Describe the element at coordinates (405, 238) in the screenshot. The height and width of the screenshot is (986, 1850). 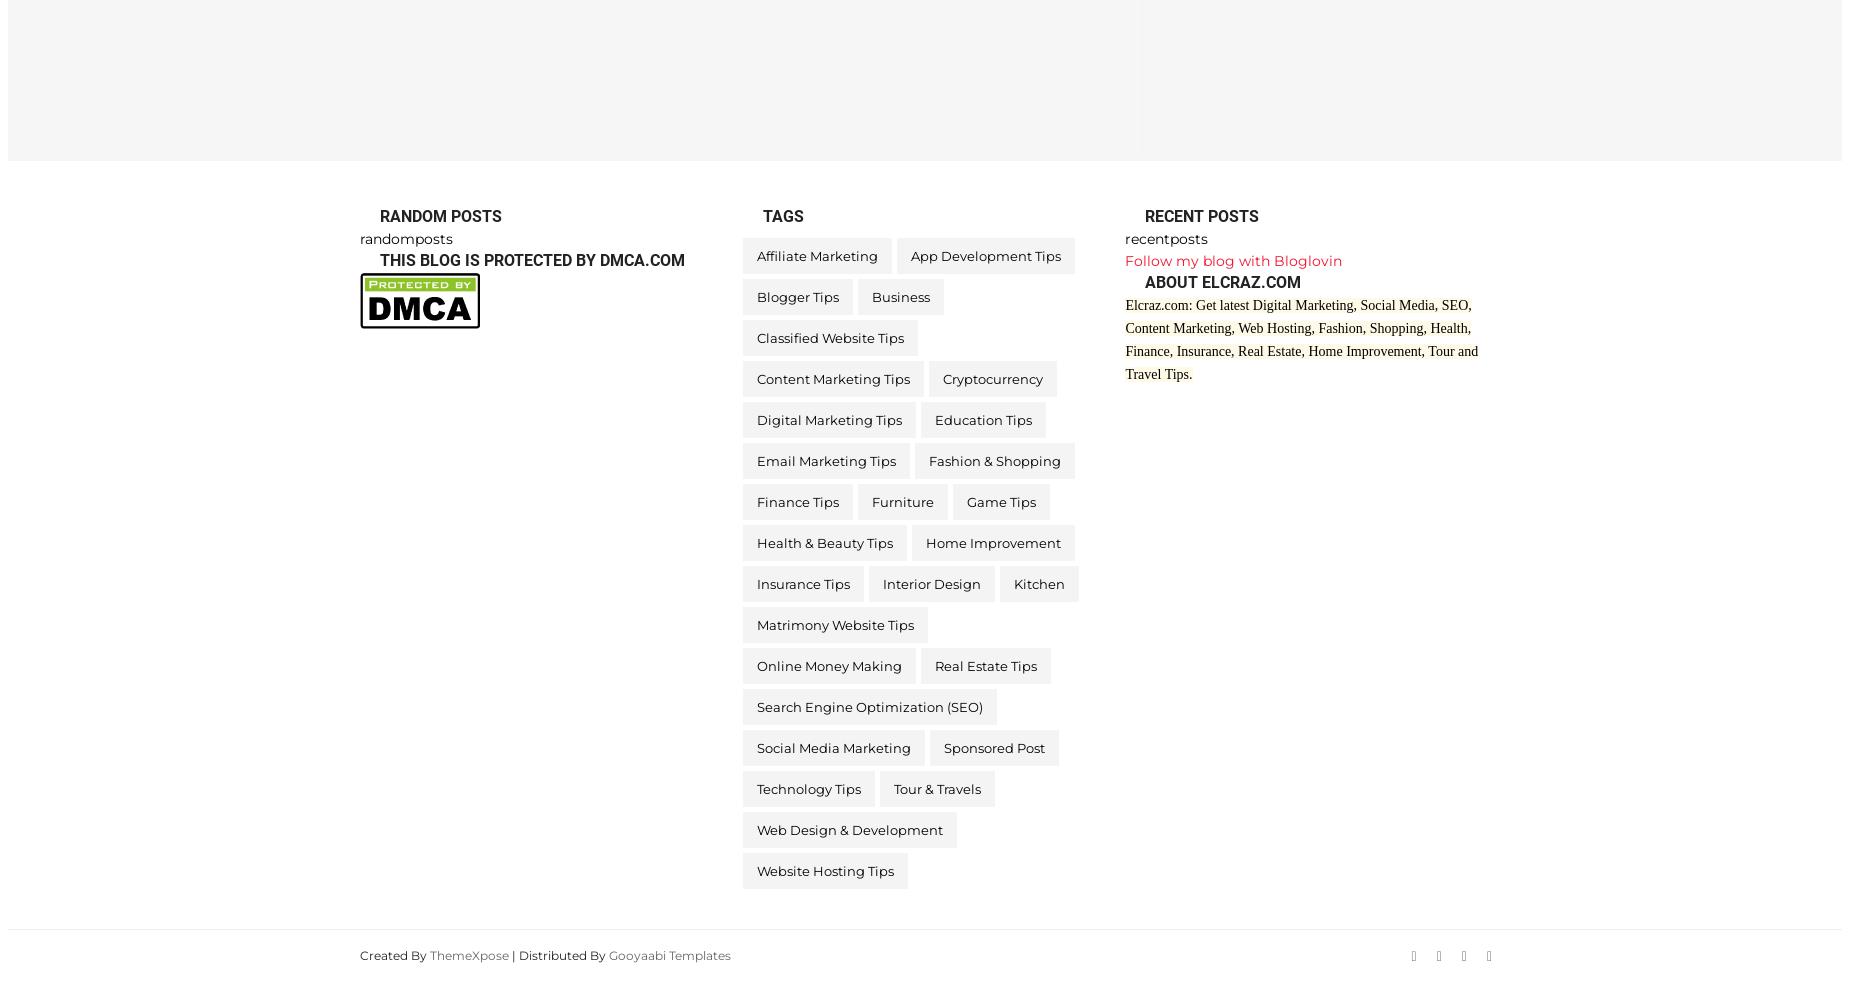
I see `'randomposts'` at that location.